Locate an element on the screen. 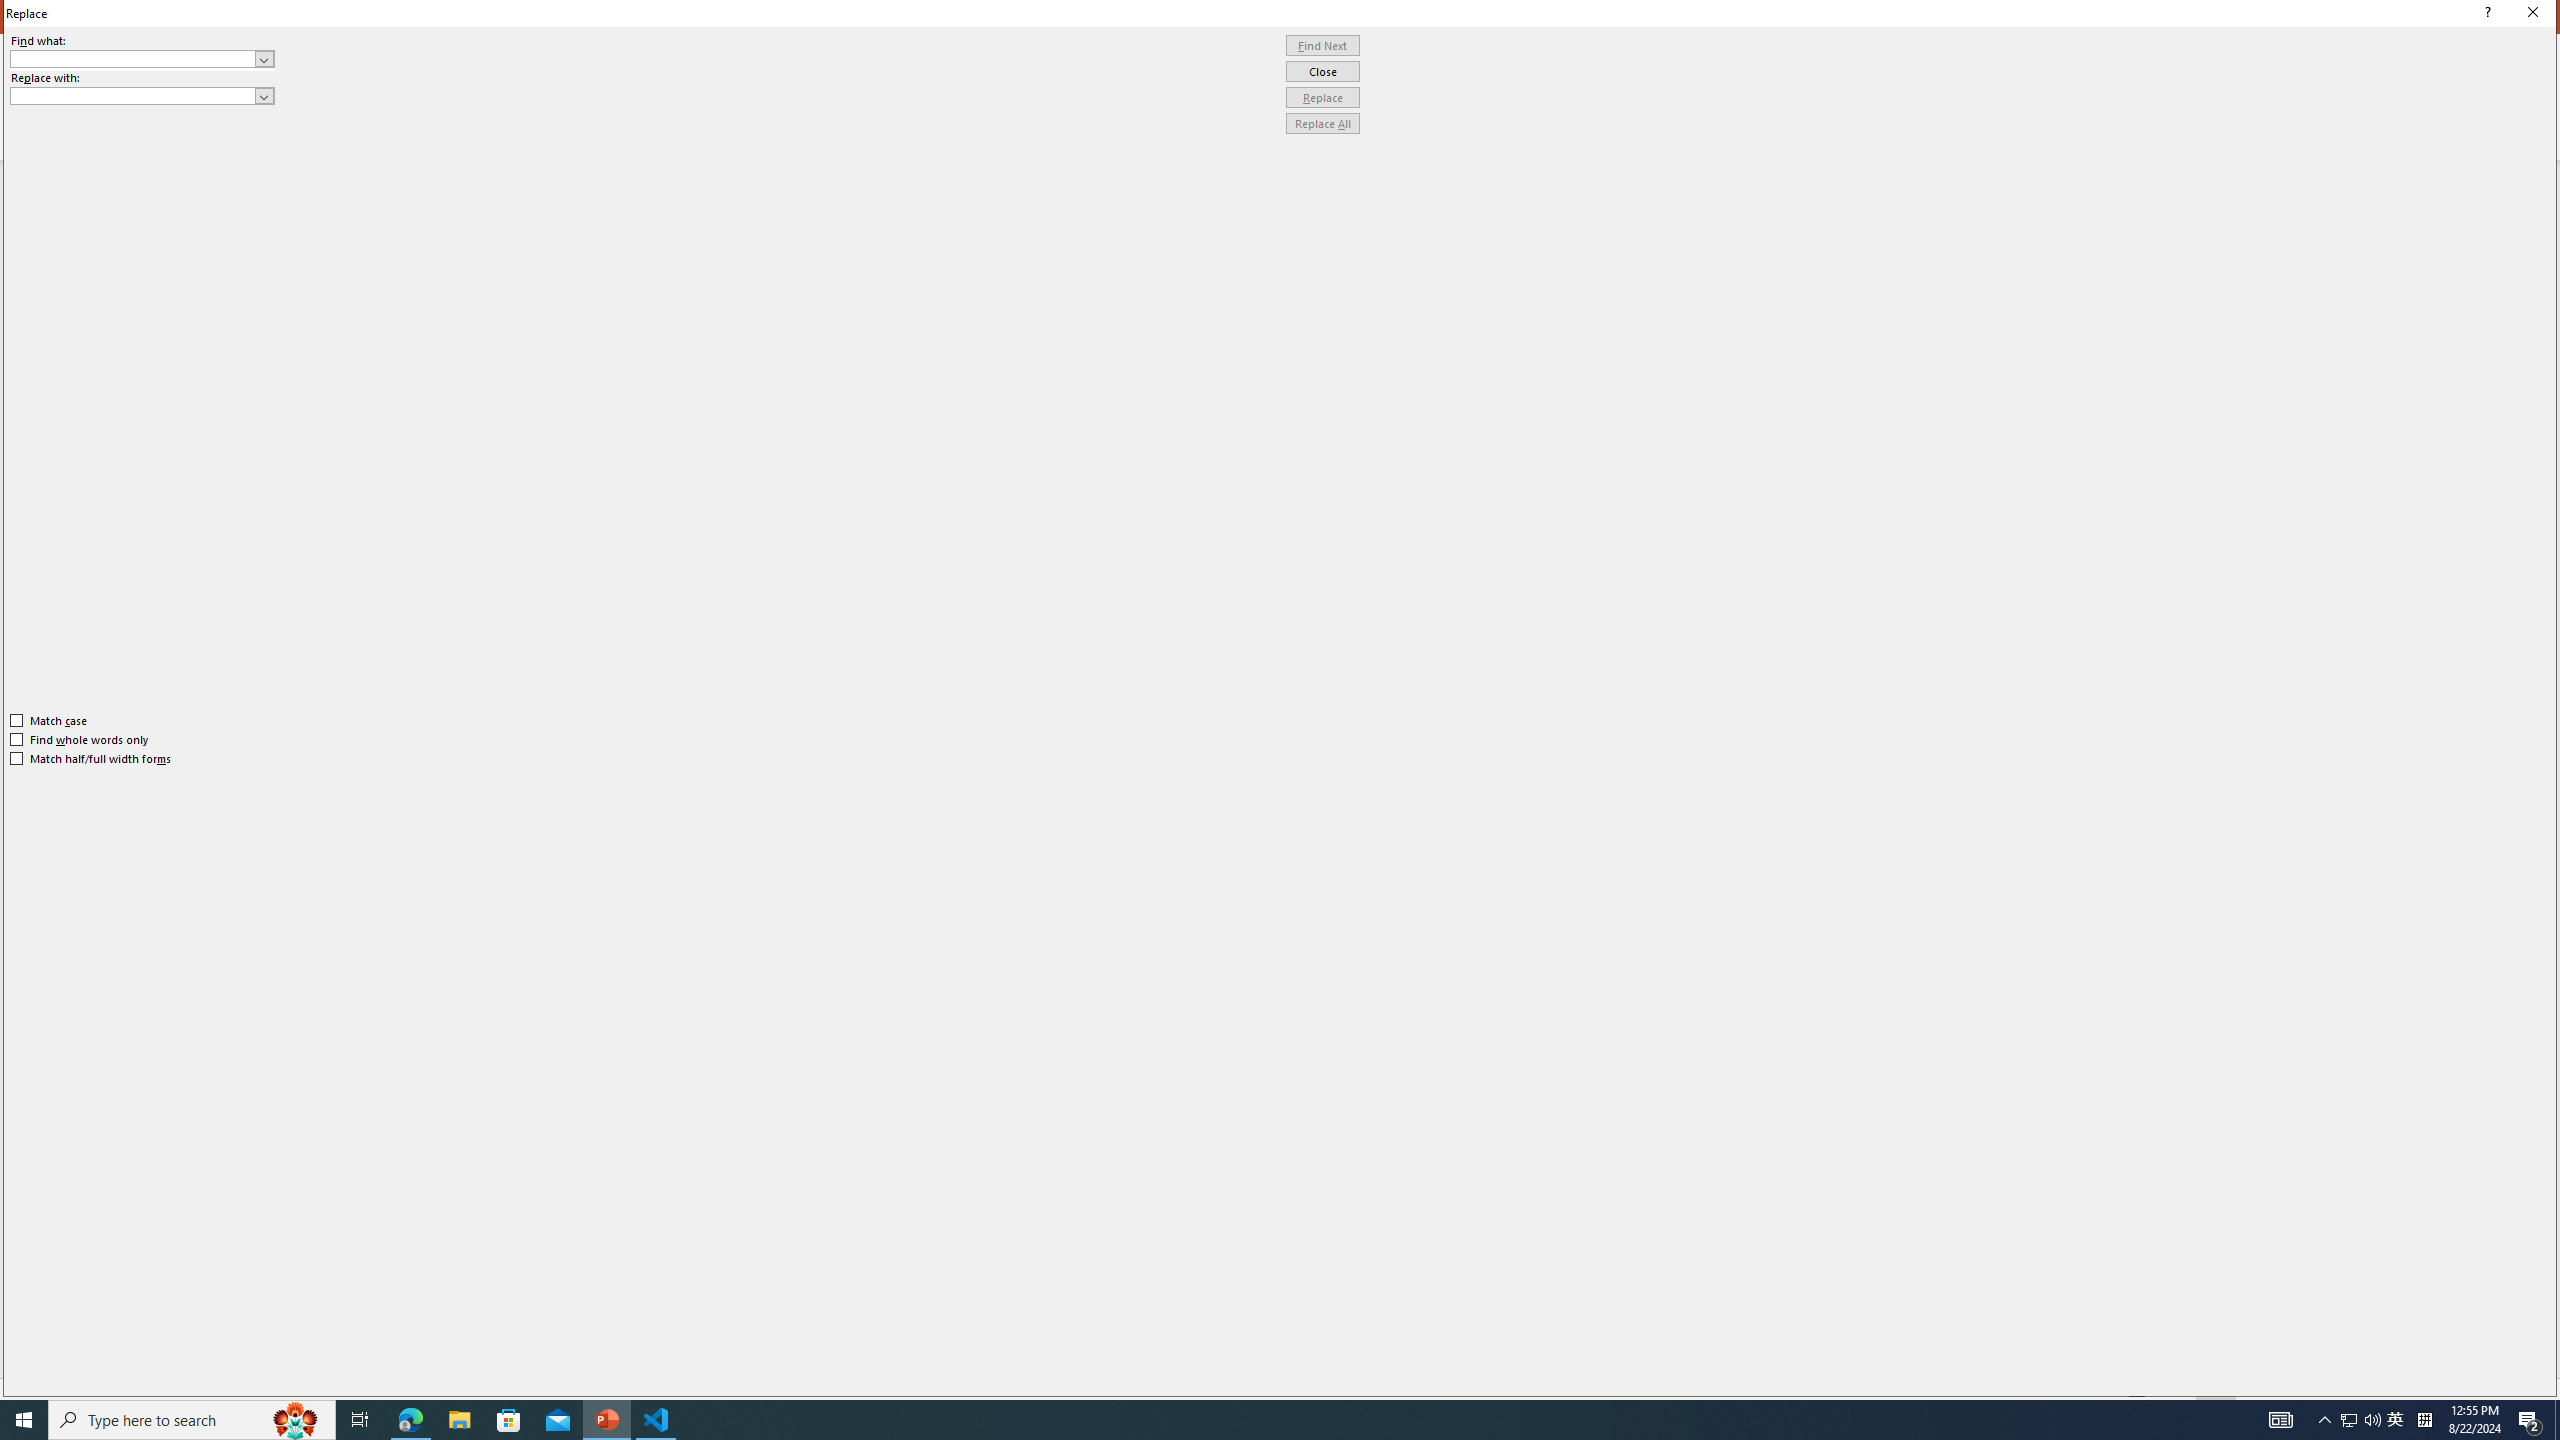 The image size is (2560, 1440). 'Match case' is located at coordinates (48, 720).